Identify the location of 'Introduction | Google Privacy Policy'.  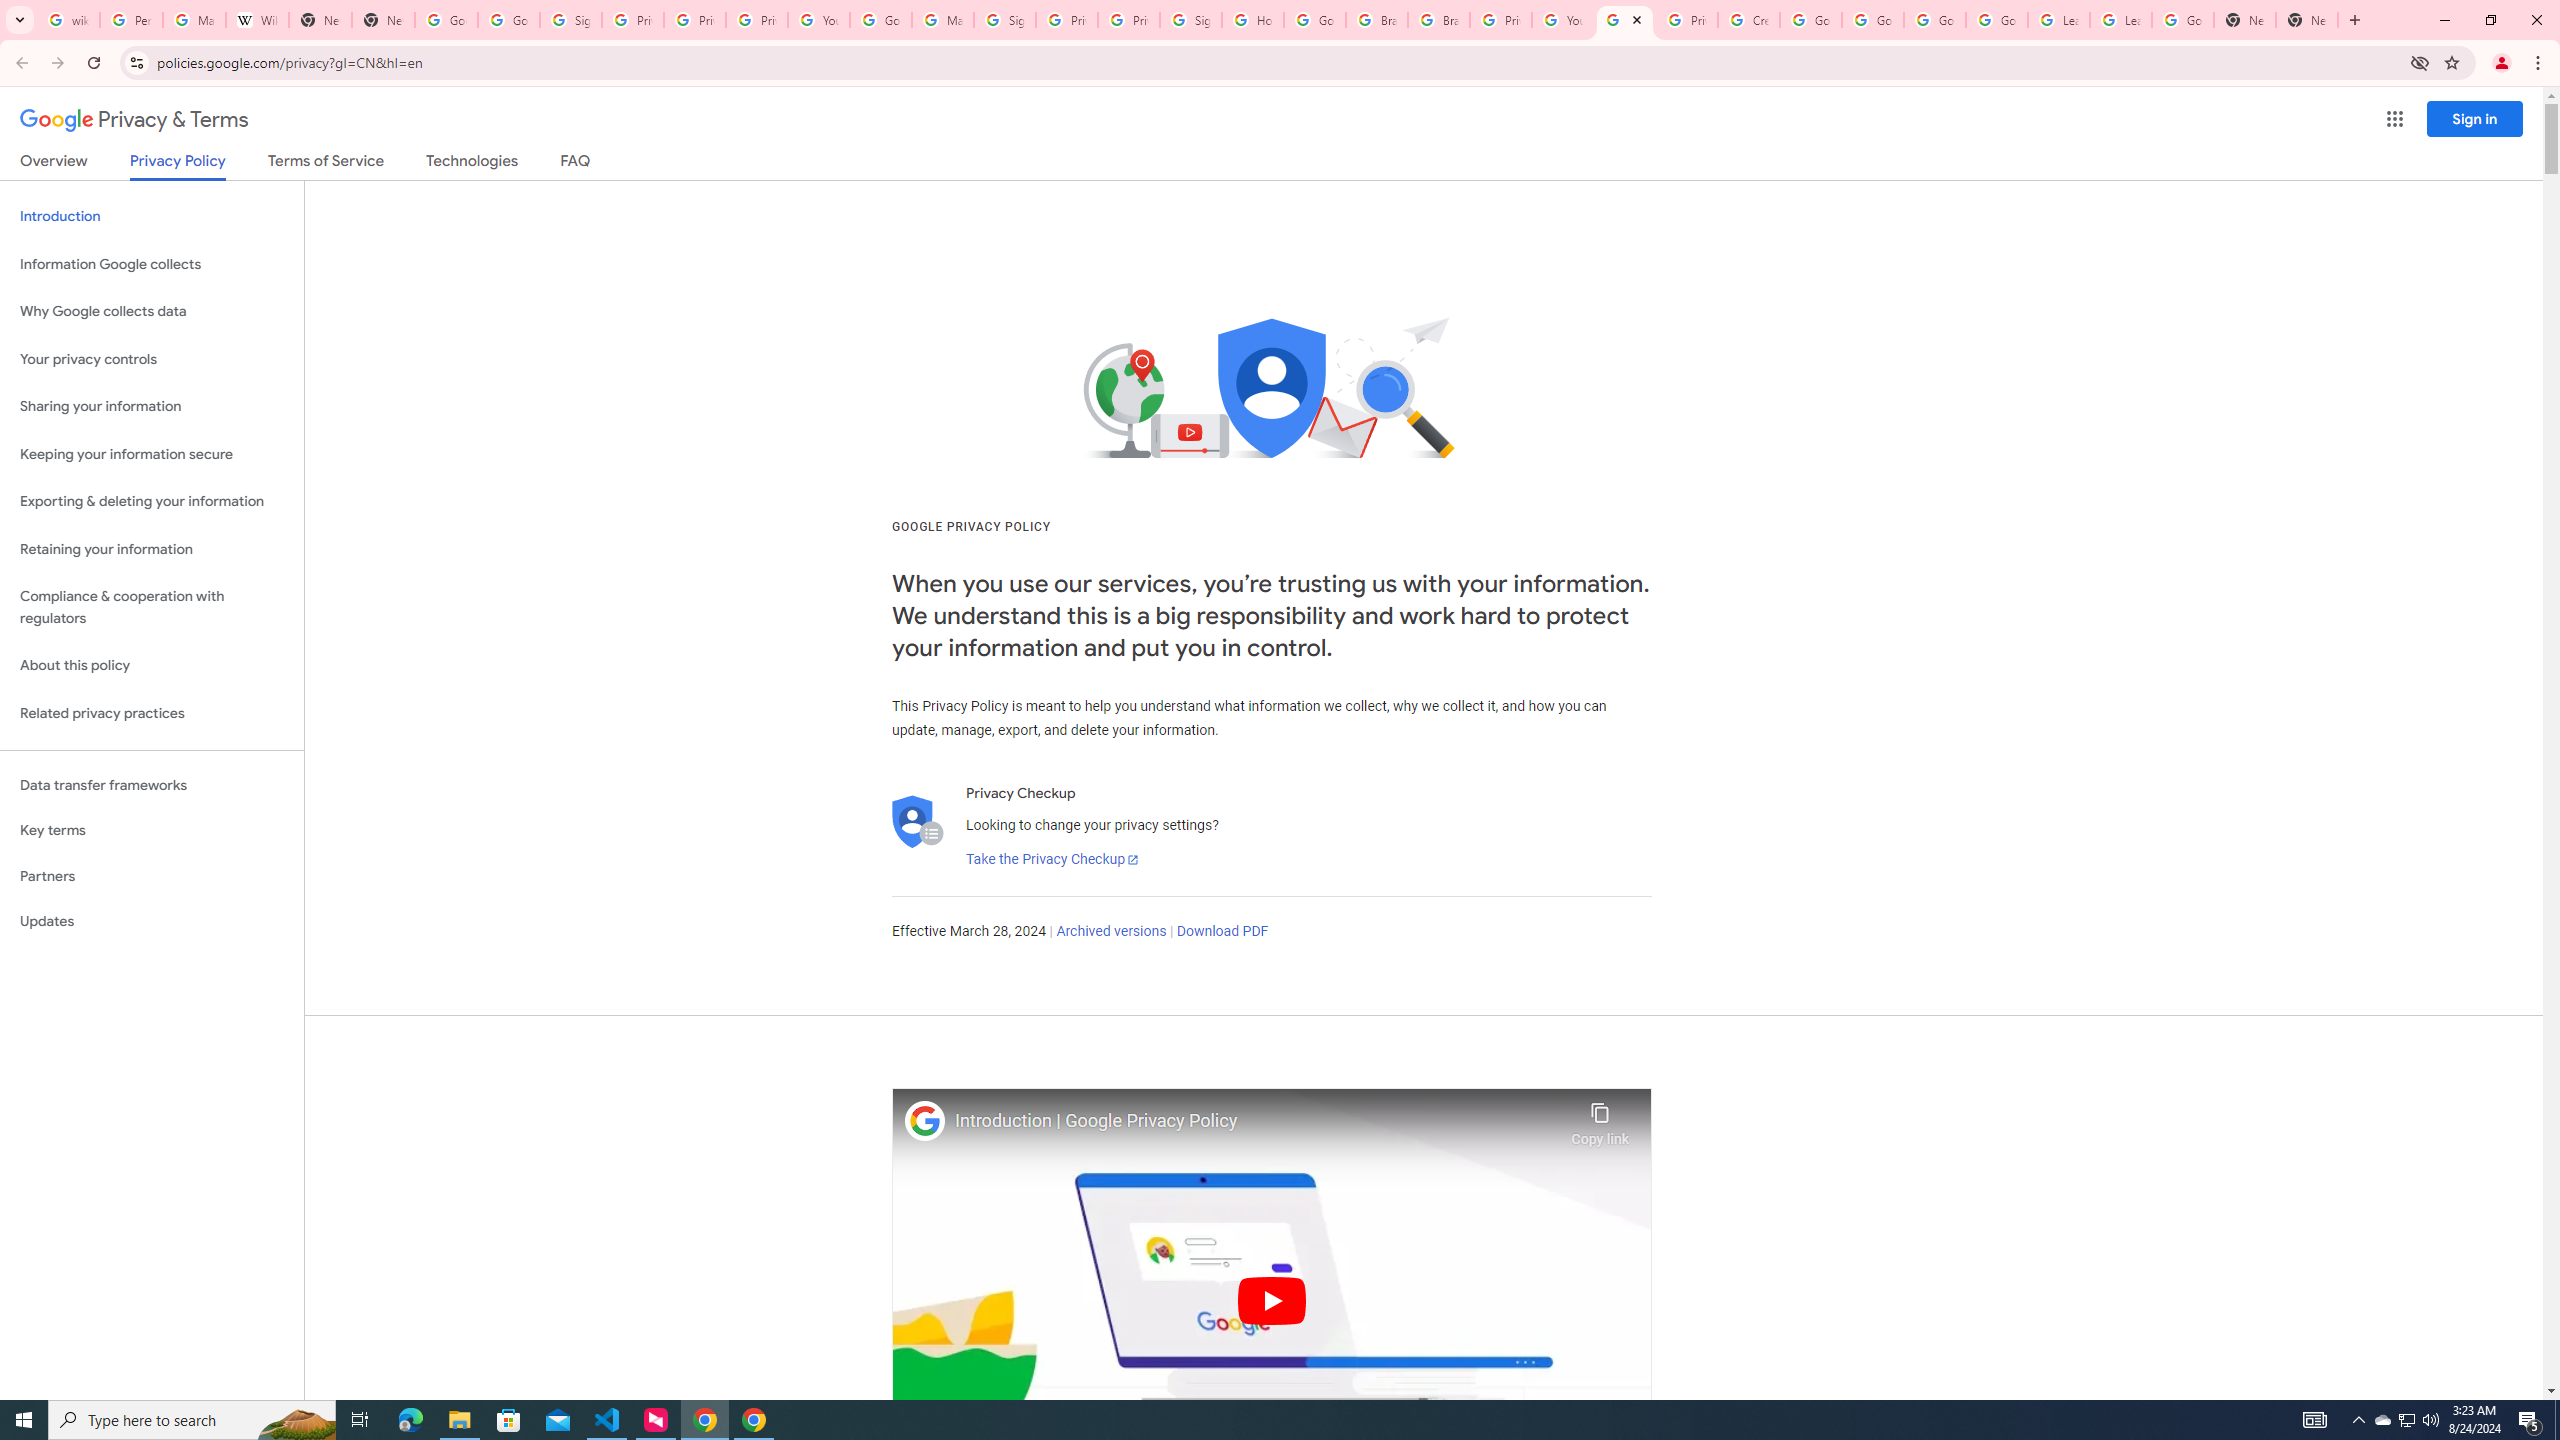
(1257, 1121).